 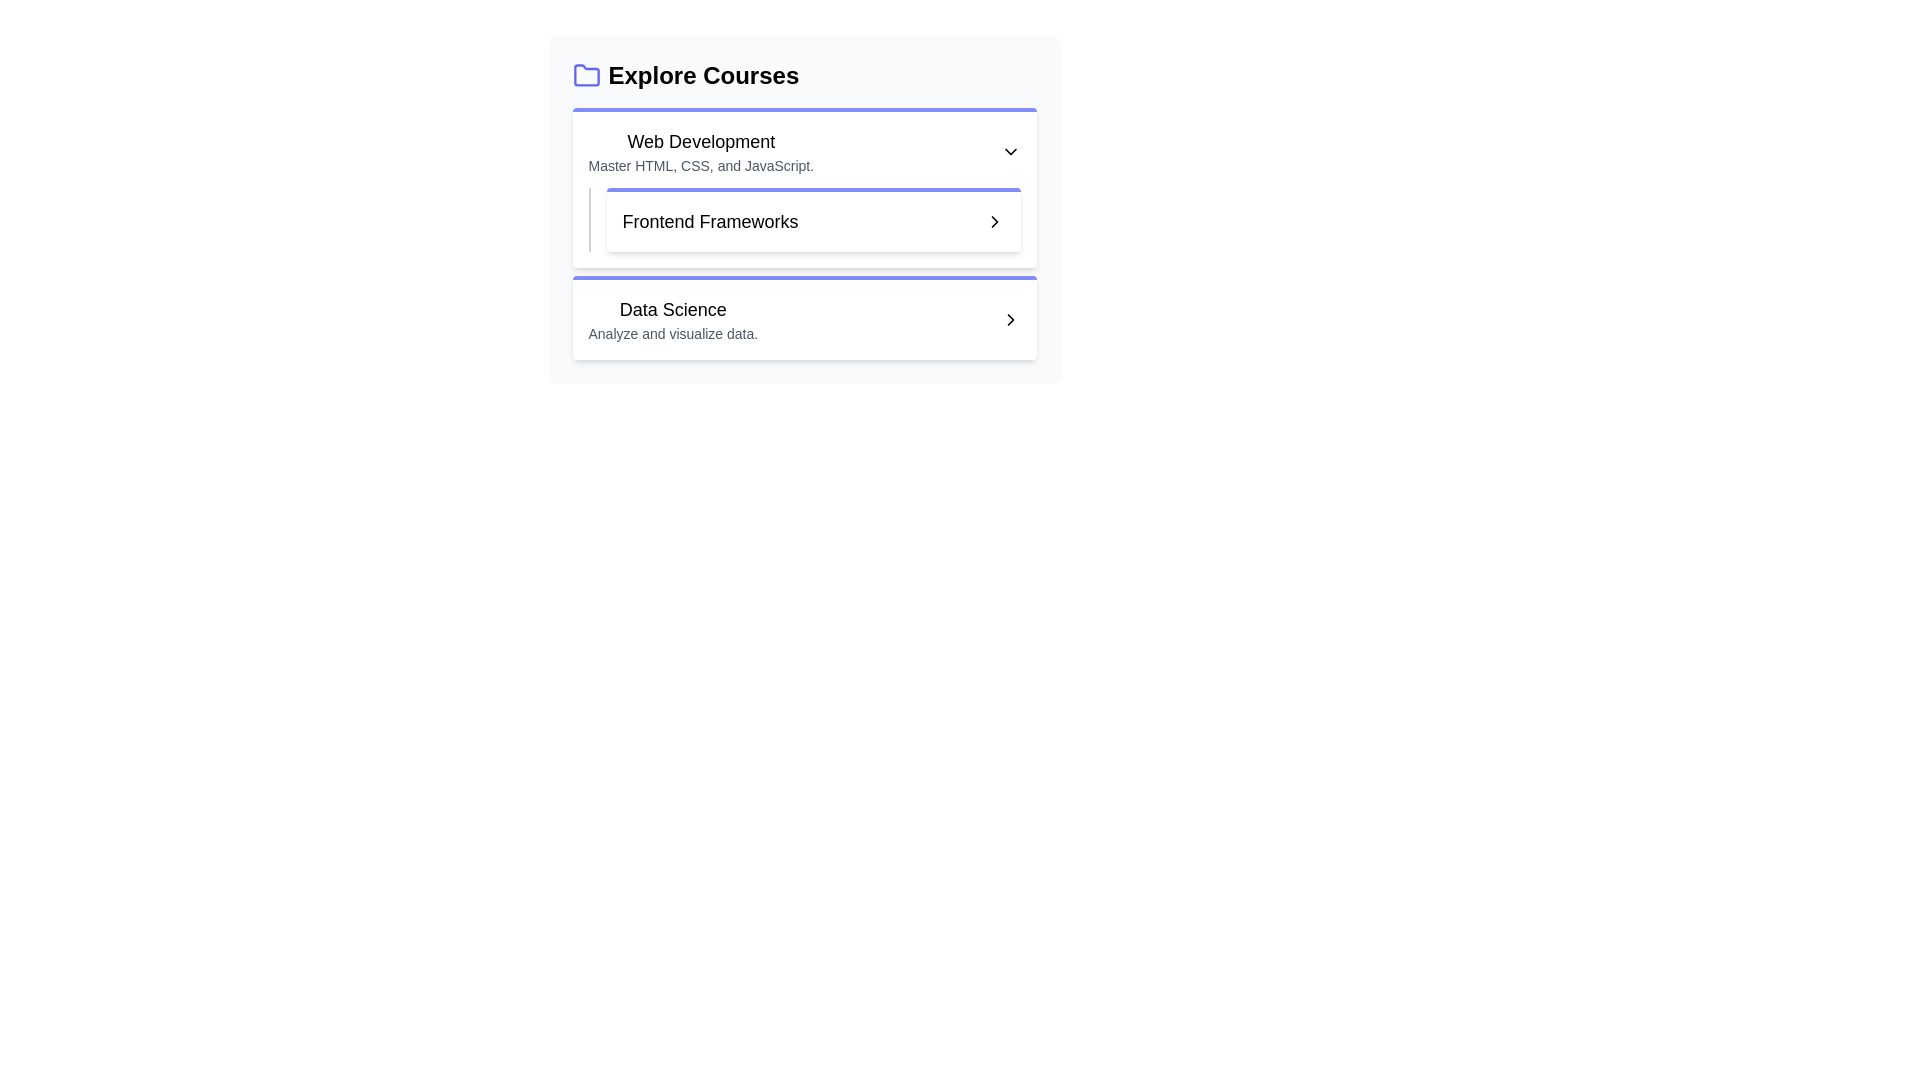 What do you see at coordinates (804, 219) in the screenshot?
I see `the clickable navigation item for 'Frontend Frameworks' located within the 'Web Development' section` at bounding box center [804, 219].